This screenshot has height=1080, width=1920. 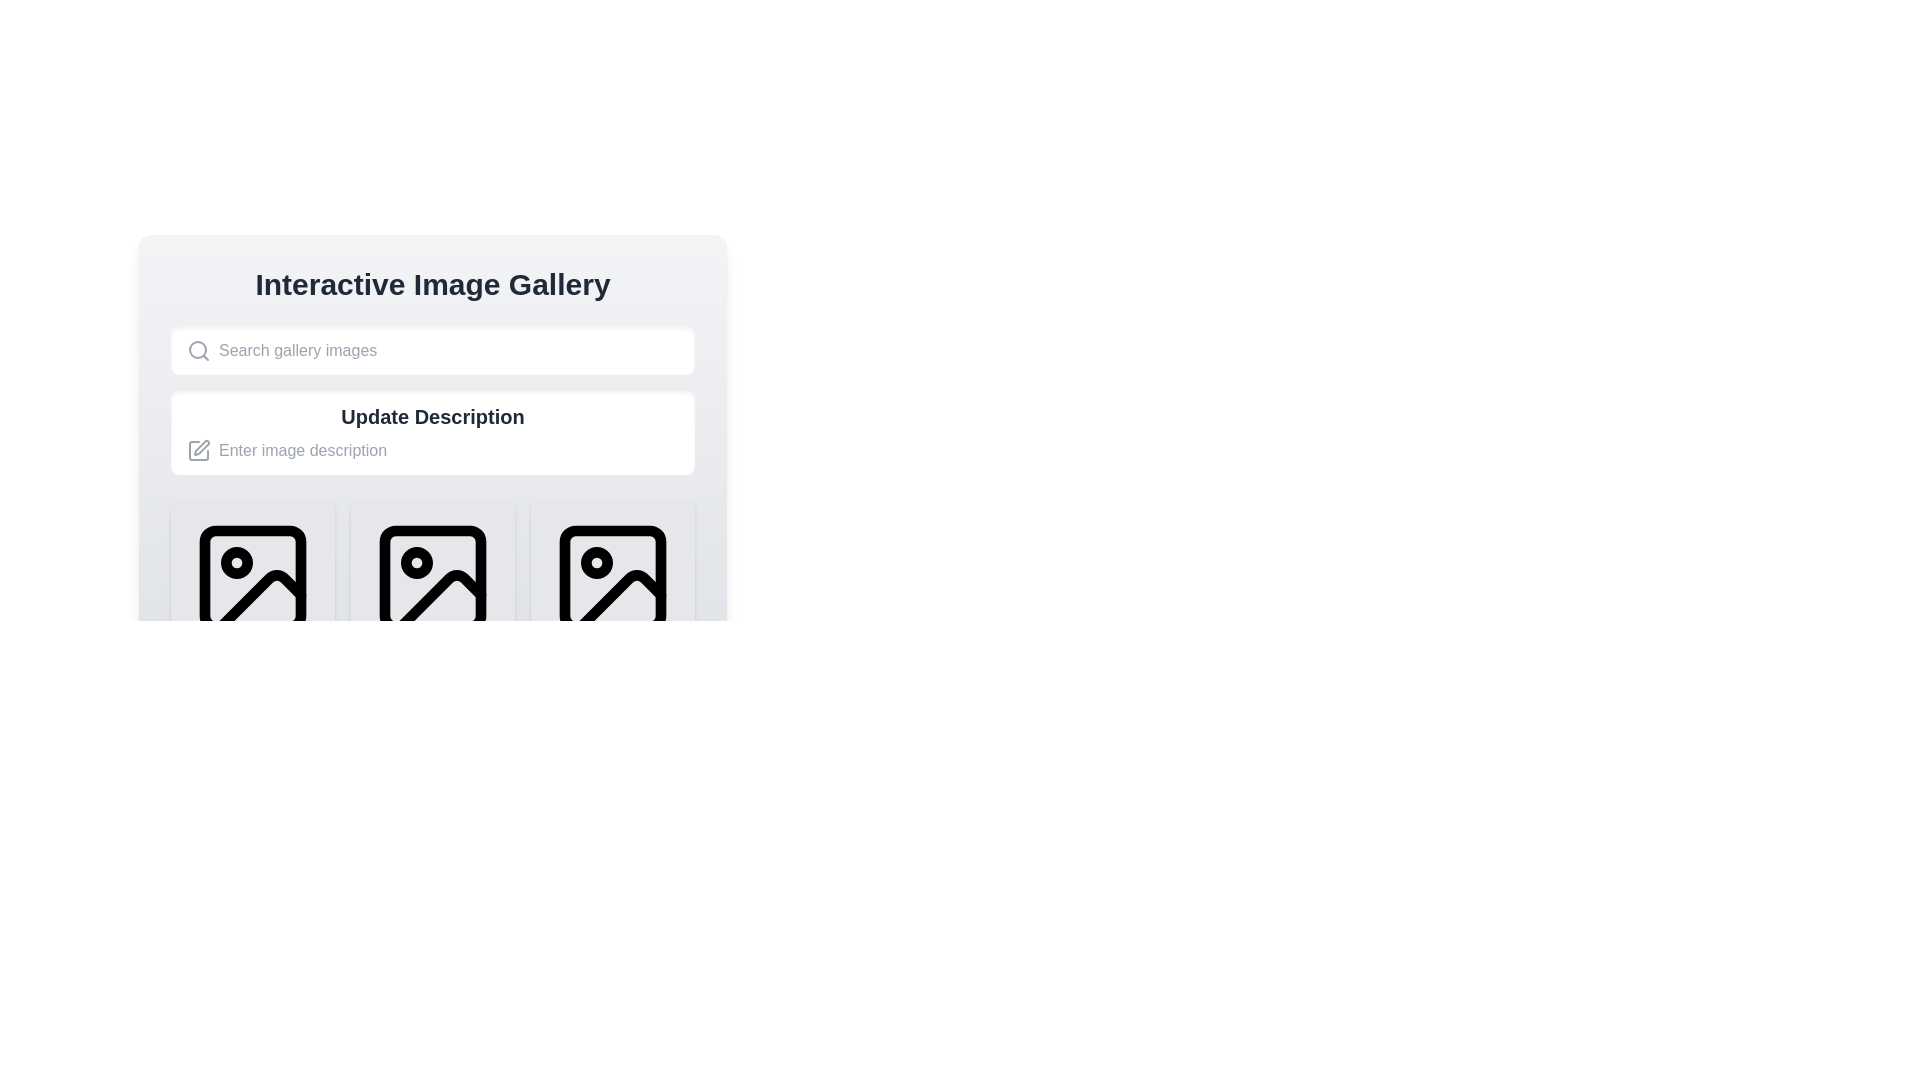 What do you see at coordinates (595, 563) in the screenshot?
I see `the Circle (SVG Shape) inside the third image icon representing a mountain with a sun indicator` at bounding box center [595, 563].